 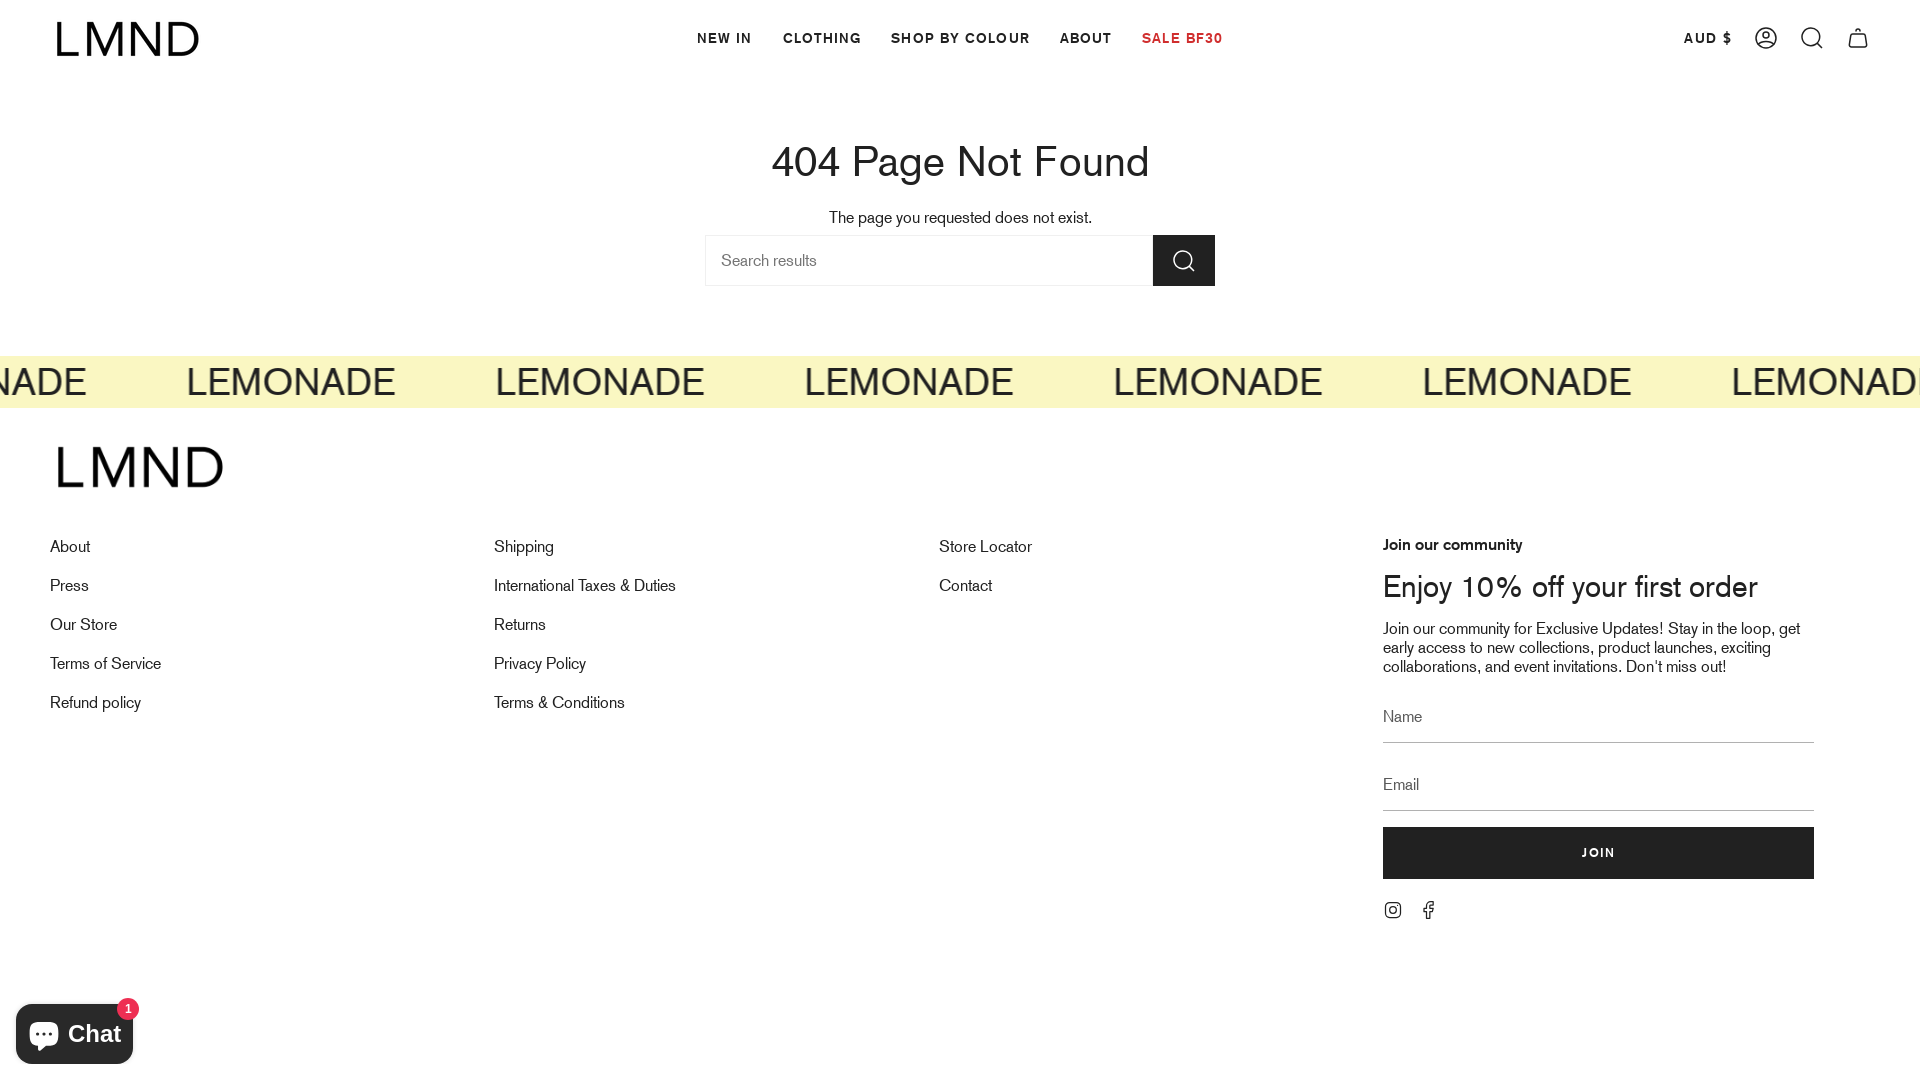 I want to click on 'Terms & Conditions', so click(x=559, y=701).